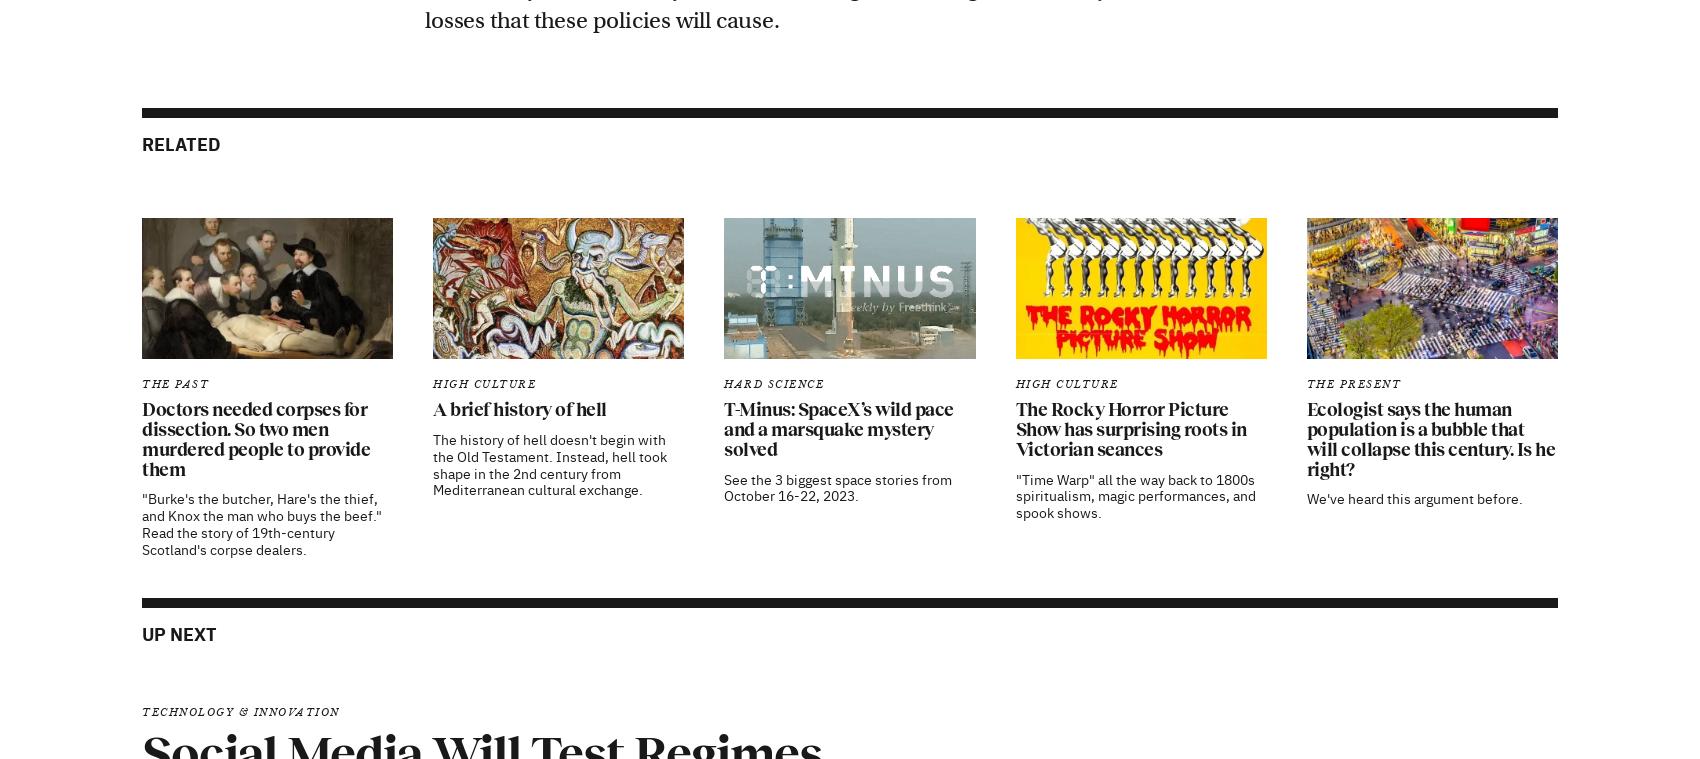 This screenshot has width=1700, height=759. What do you see at coordinates (837, 170) in the screenshot?
I see `'T-Minus: SpaceX’s wild pace and a marsquake mystery solved'` at bounding box center [837, 170].